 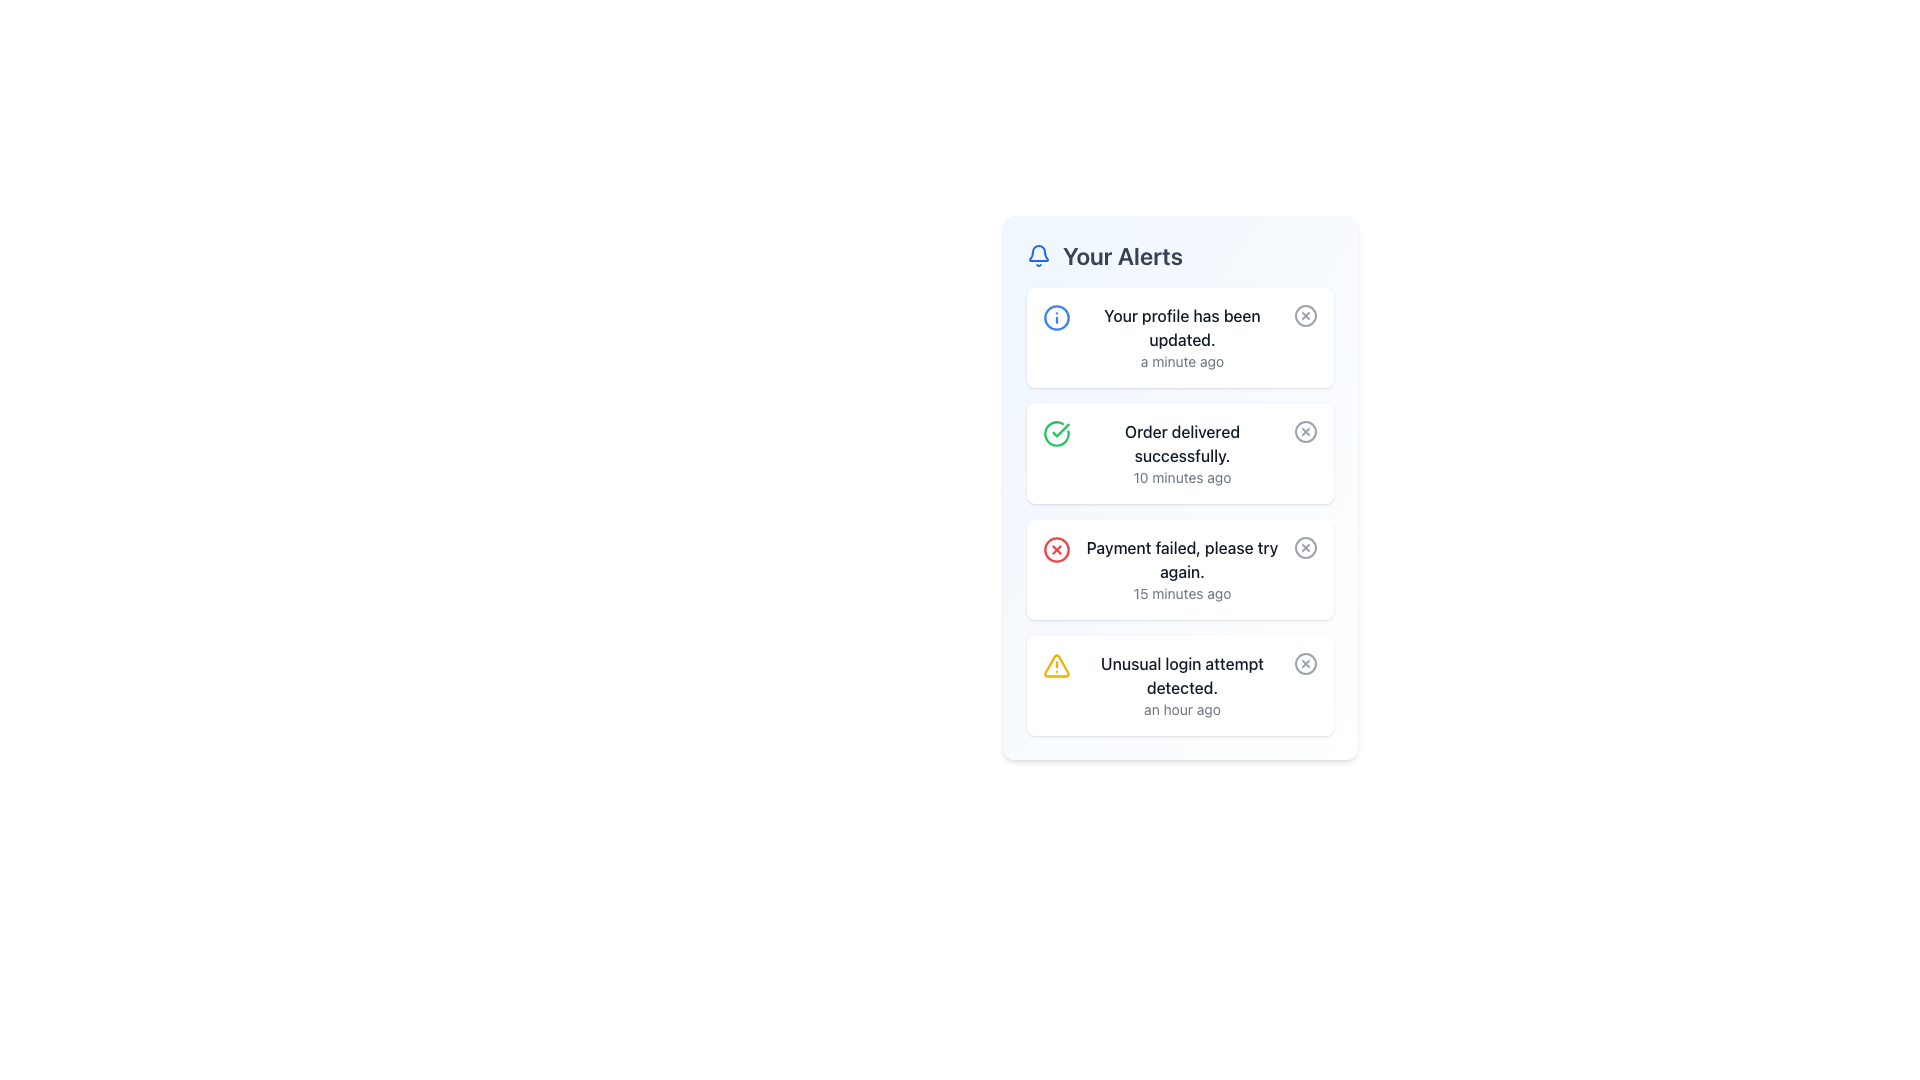 I want to click on notification text about an unusual login attempt in the last notification of the 'Your Alerts' card, so click(x=1182, y=685).